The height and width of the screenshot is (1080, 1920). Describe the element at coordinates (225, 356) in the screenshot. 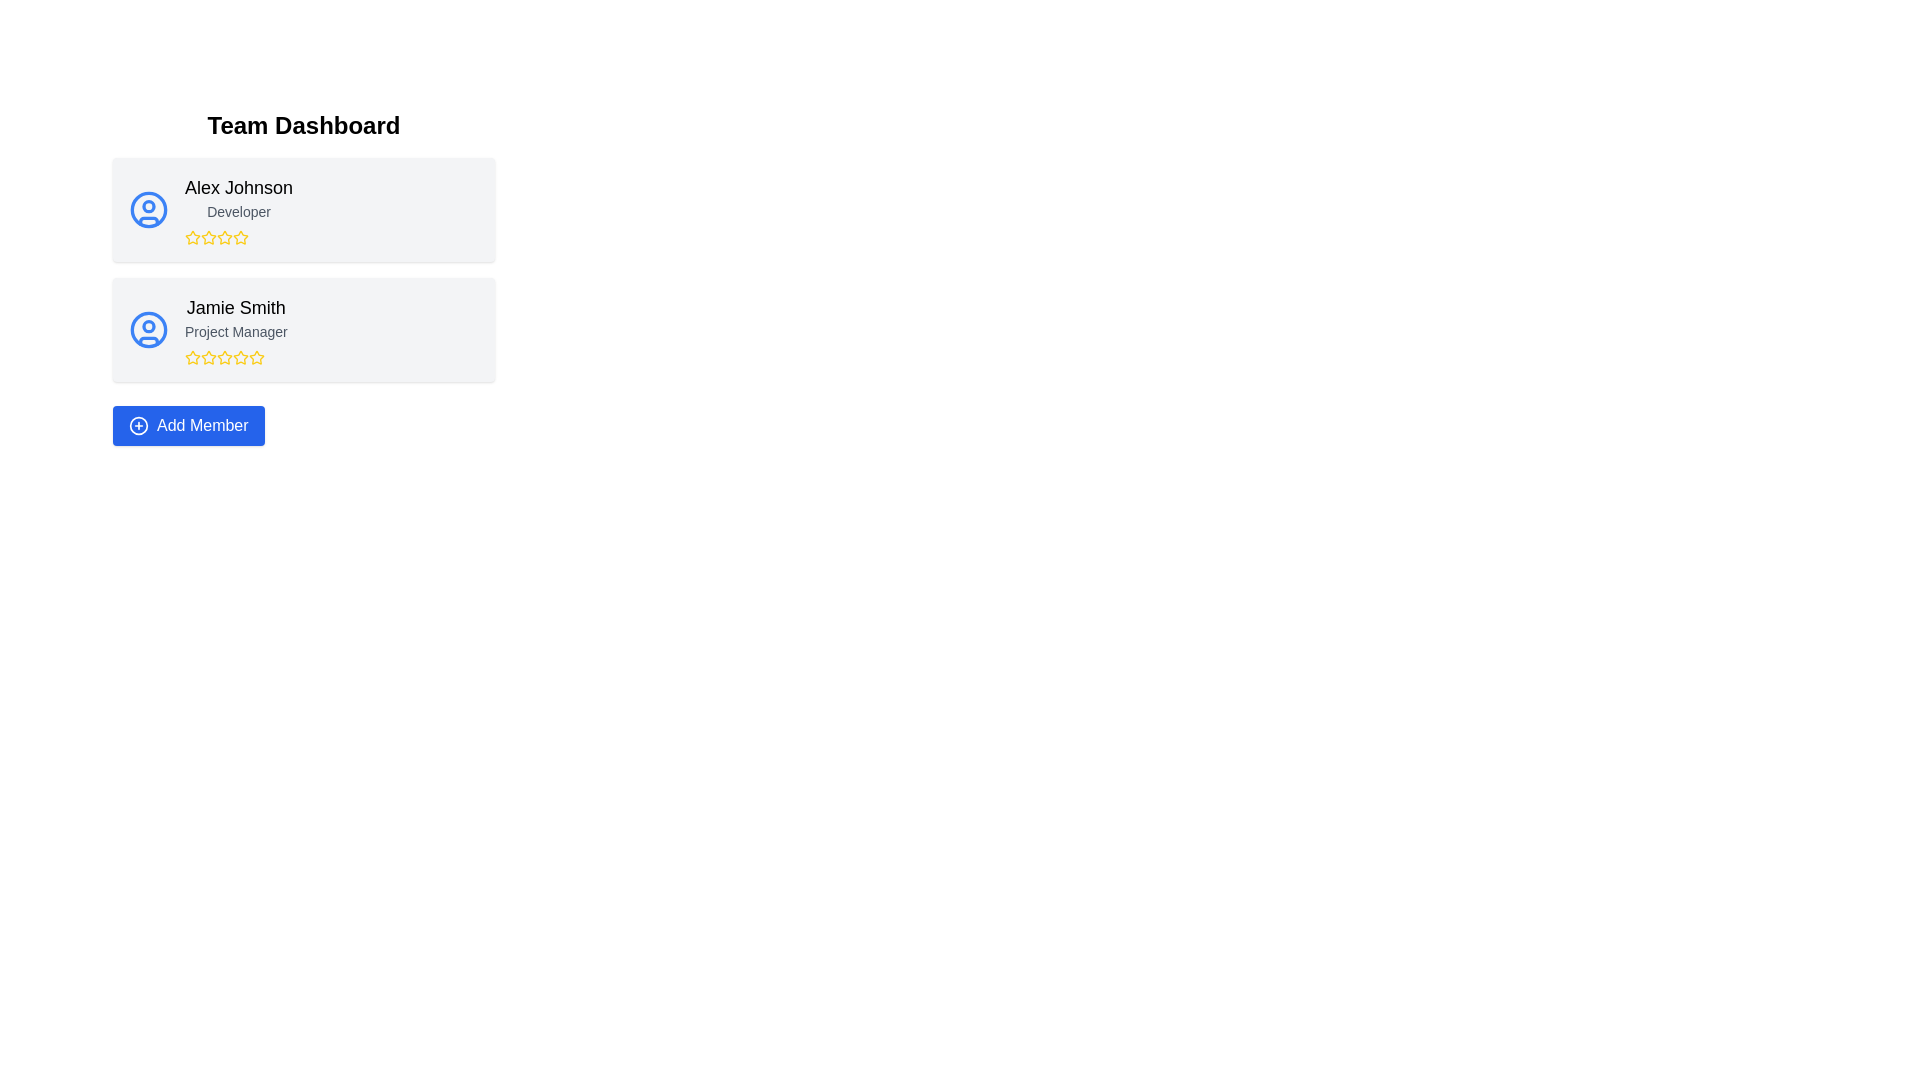

I see `the third star icon in the rating component for Jamie Smith, located below their name and role in the second card` at that location.